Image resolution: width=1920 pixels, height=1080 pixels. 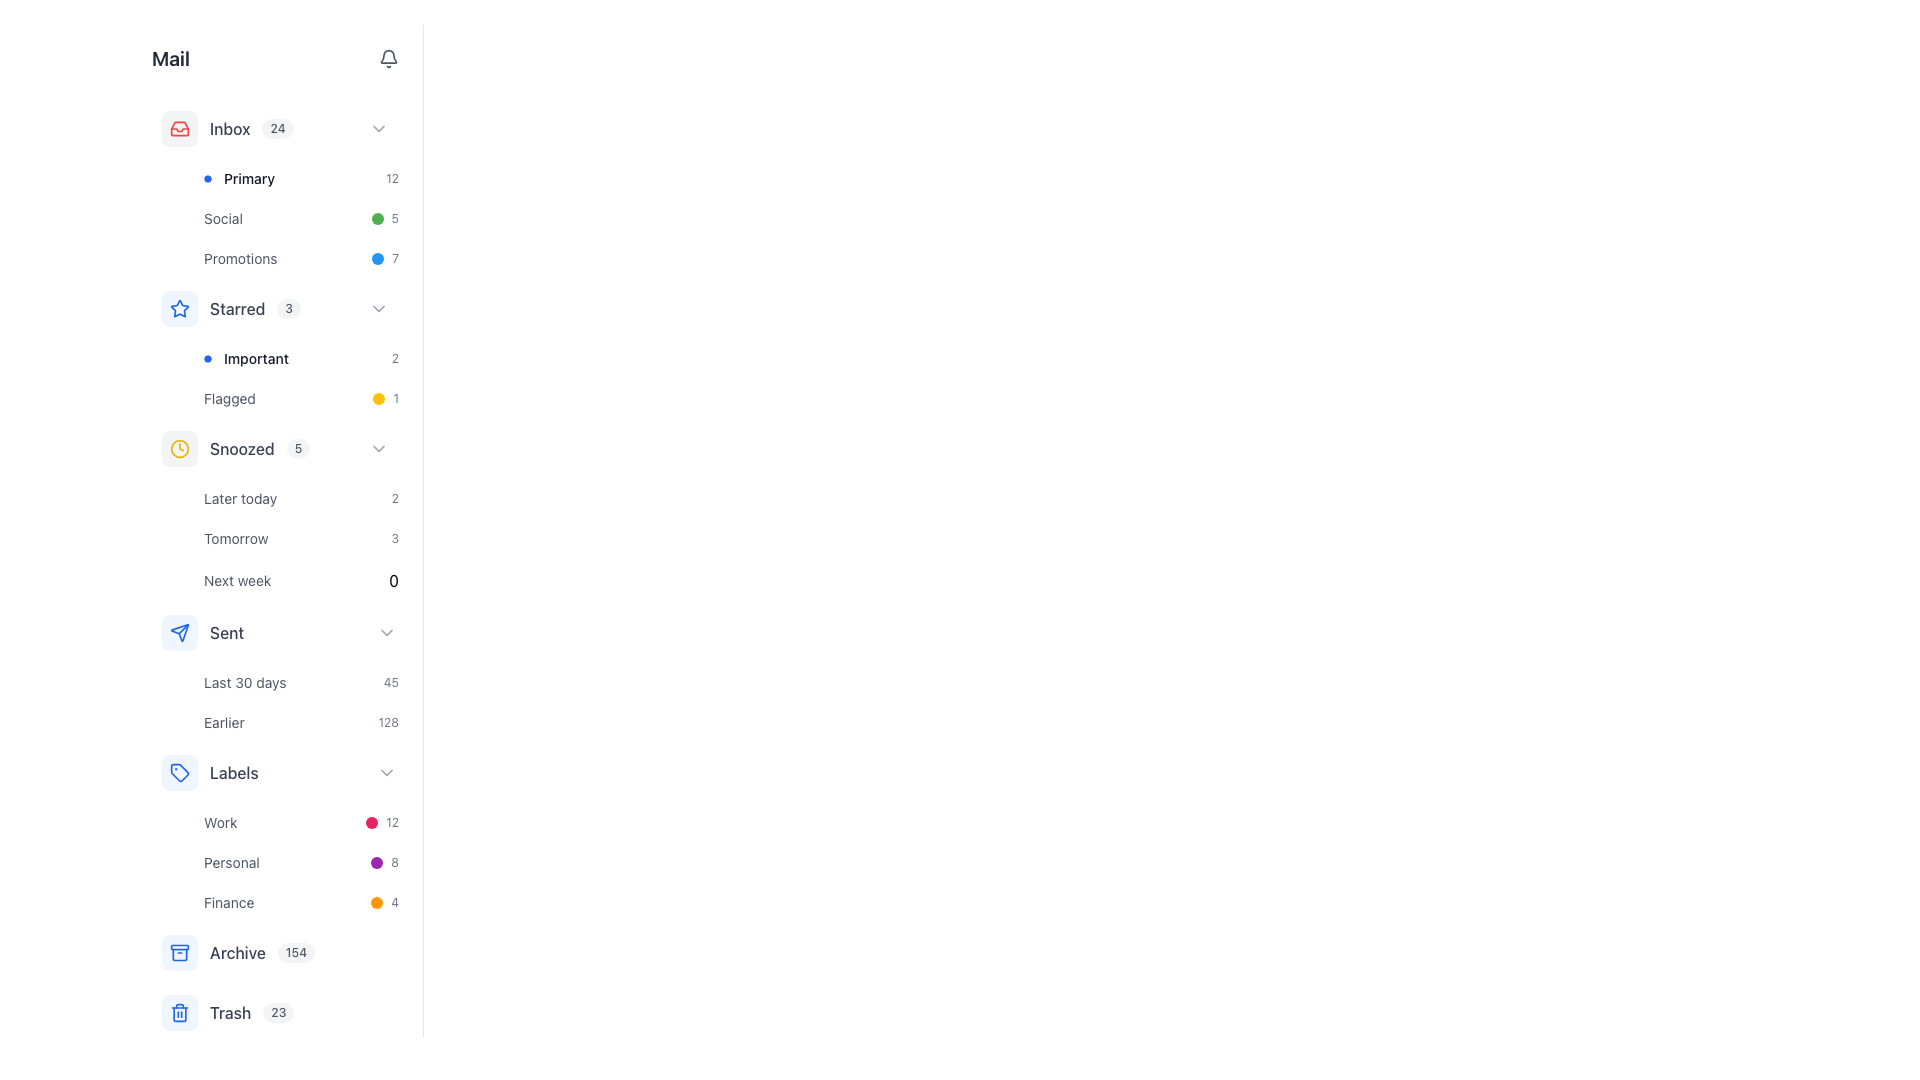 What do you see at coordinates (386, 398) in the screenshot?
I see `the Badge indicating the count of flagged items located to the right of the 'Flagged' label in the user interface to associate the count with corresponding items` at bounding box center [386, 398].